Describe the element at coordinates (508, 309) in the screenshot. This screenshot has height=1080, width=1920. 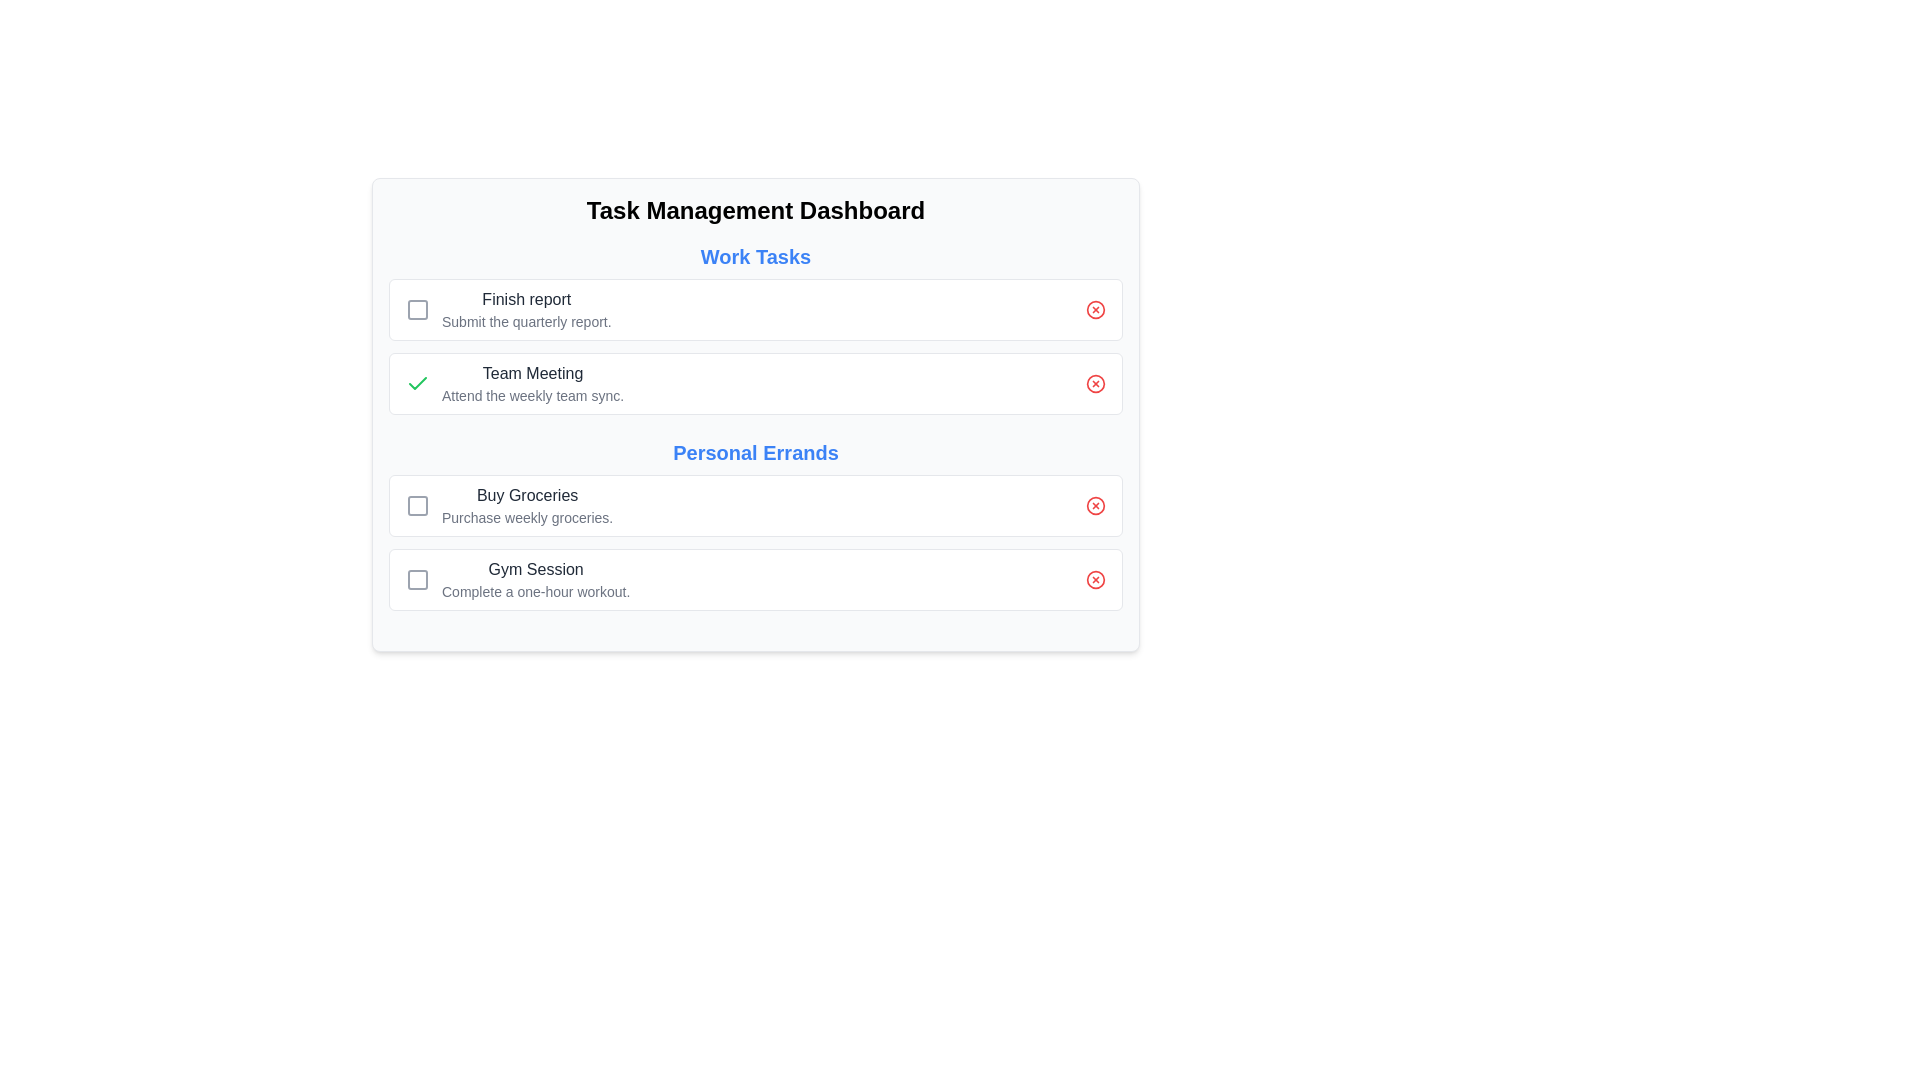
I see `the checkbox and descriptive text of the first task item under the 'Work Tasks' category in the 'Task Management Dashboard'` at that location.